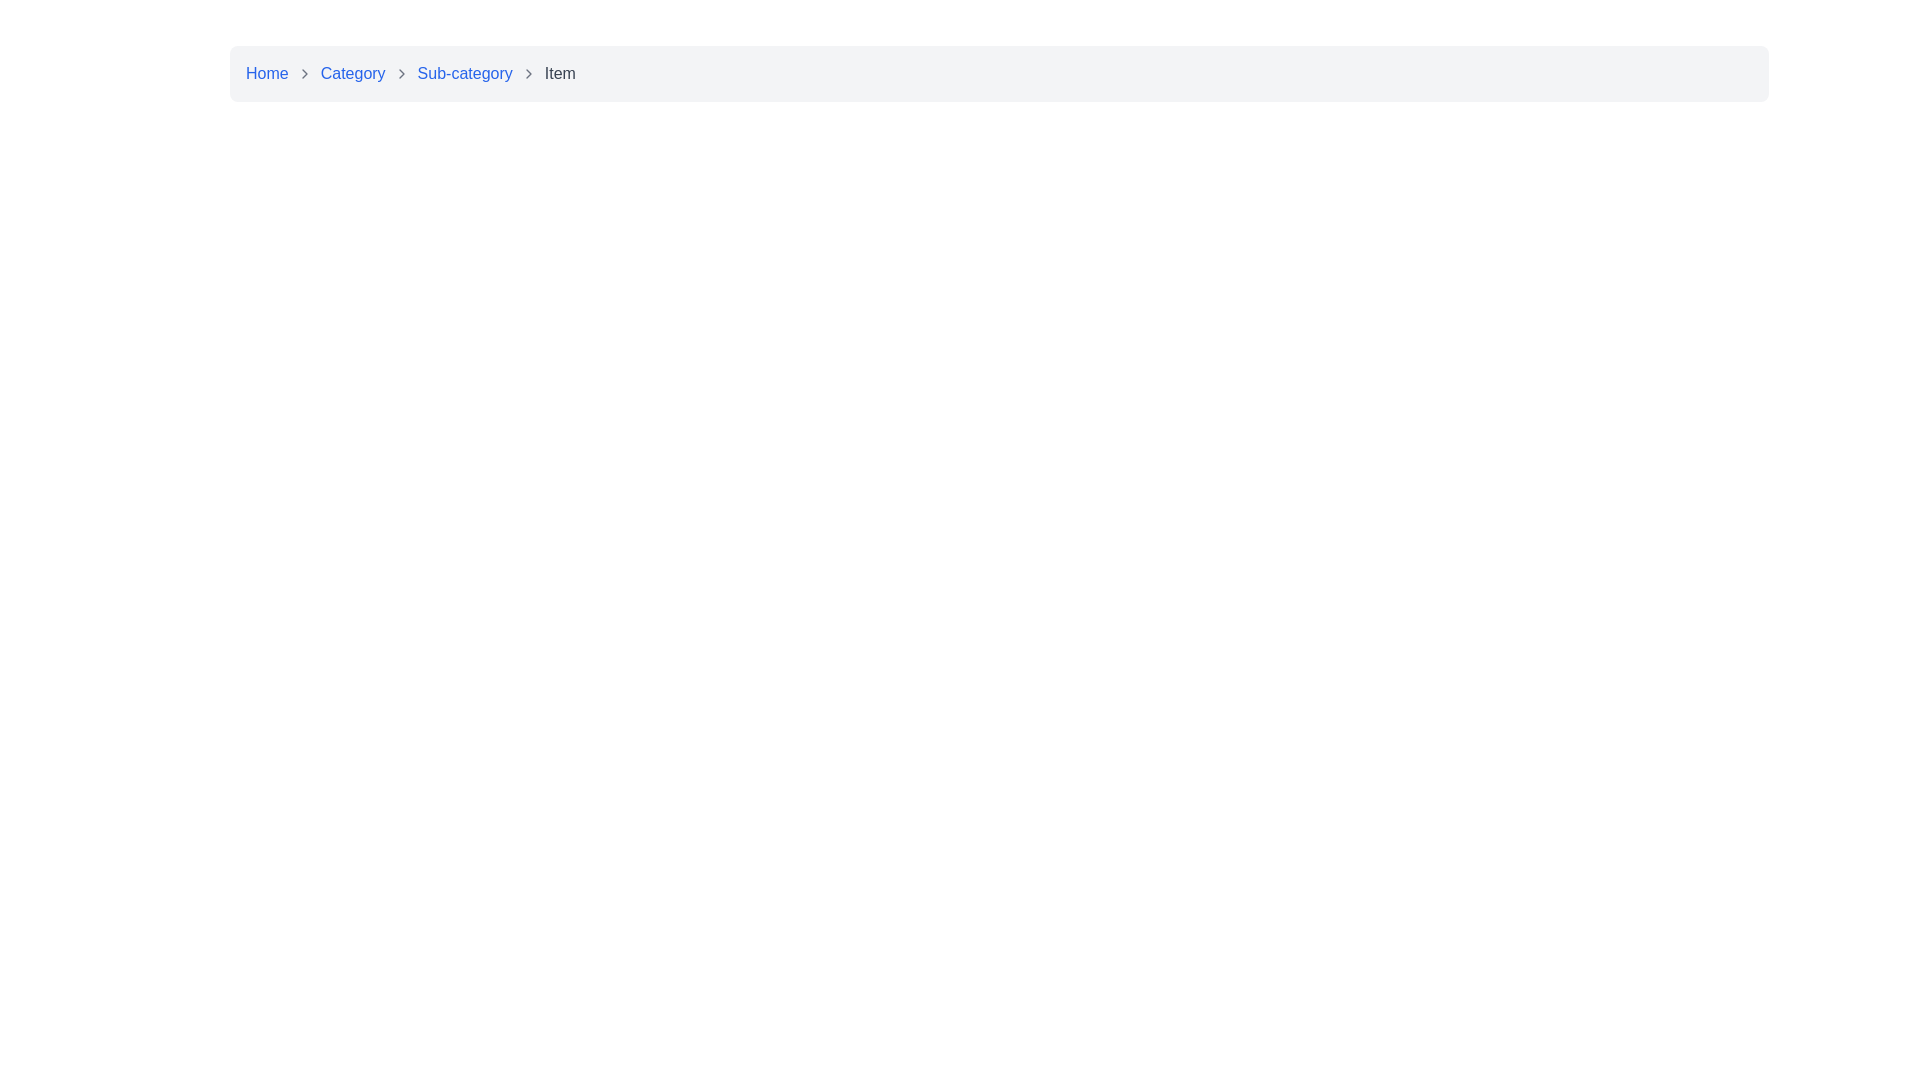 The width and height of the screenshot is (1920, 1080). I want to click on the fourth text entry in the breadcrumb navigation, which indicates the current or selected page, located at the far-right end of the breadcrumb bar, so click(560, 72).